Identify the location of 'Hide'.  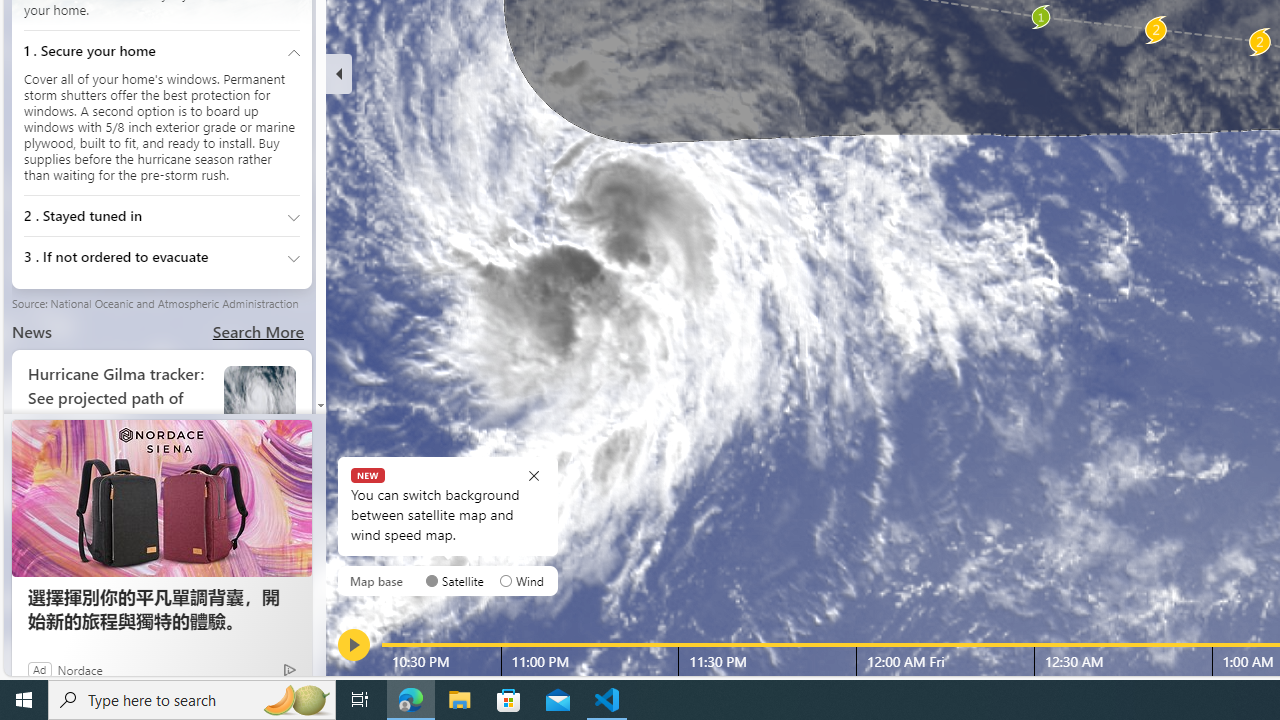
(339, 72).